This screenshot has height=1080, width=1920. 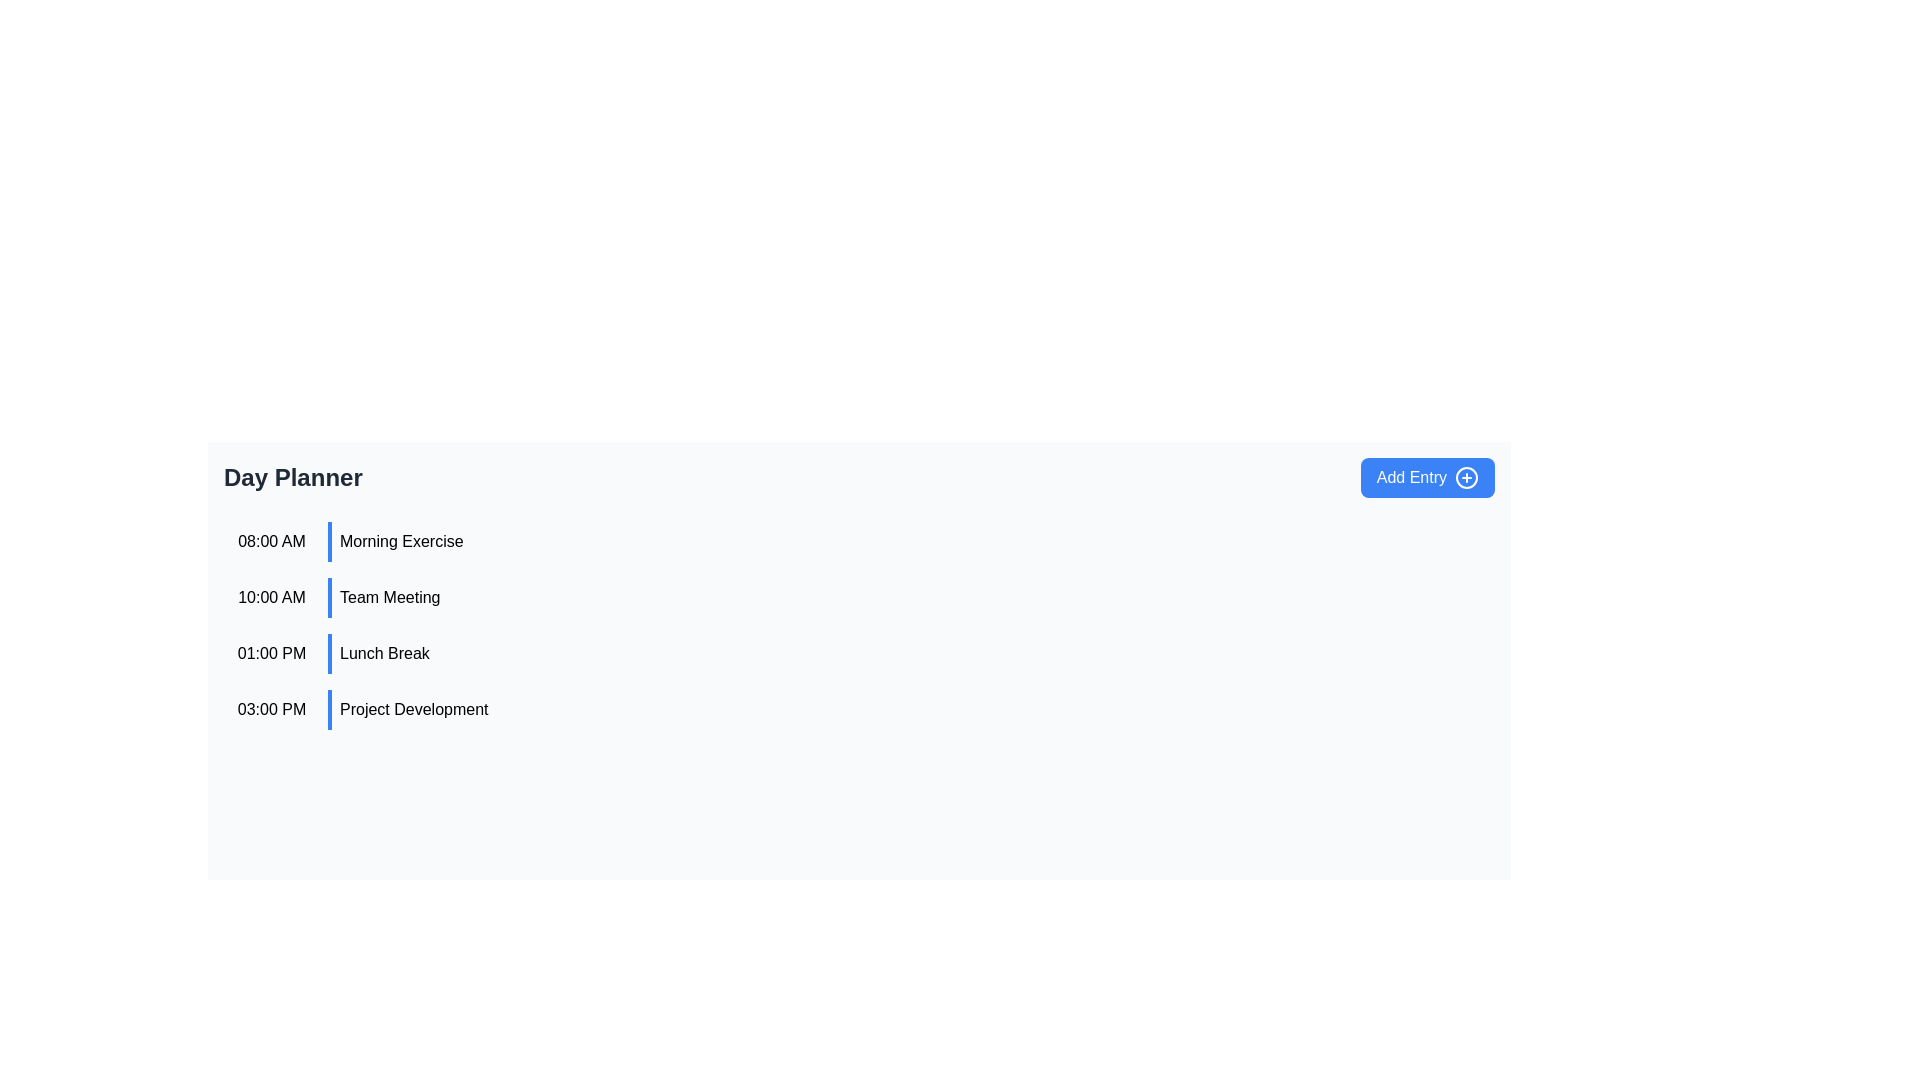 What do you see at coordinates (330, 654) in the screenshot?
I see `the Decorative Separator located between the '01:00 PM' label on the left and the 'Lunch Break' label on the right` at bounding box center [330, 654].